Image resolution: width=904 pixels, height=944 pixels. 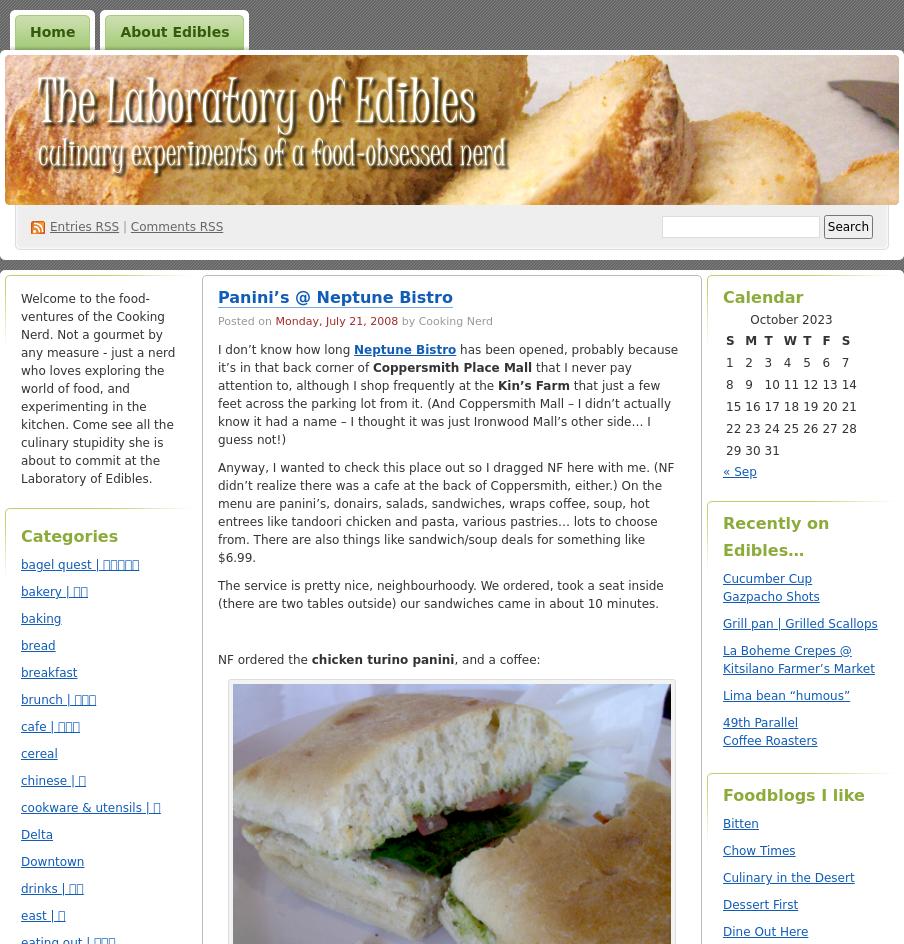 What do you see at coordinates (40, 618) in the screenshot?
I see `'baking'` at bounding box center [40, 618].